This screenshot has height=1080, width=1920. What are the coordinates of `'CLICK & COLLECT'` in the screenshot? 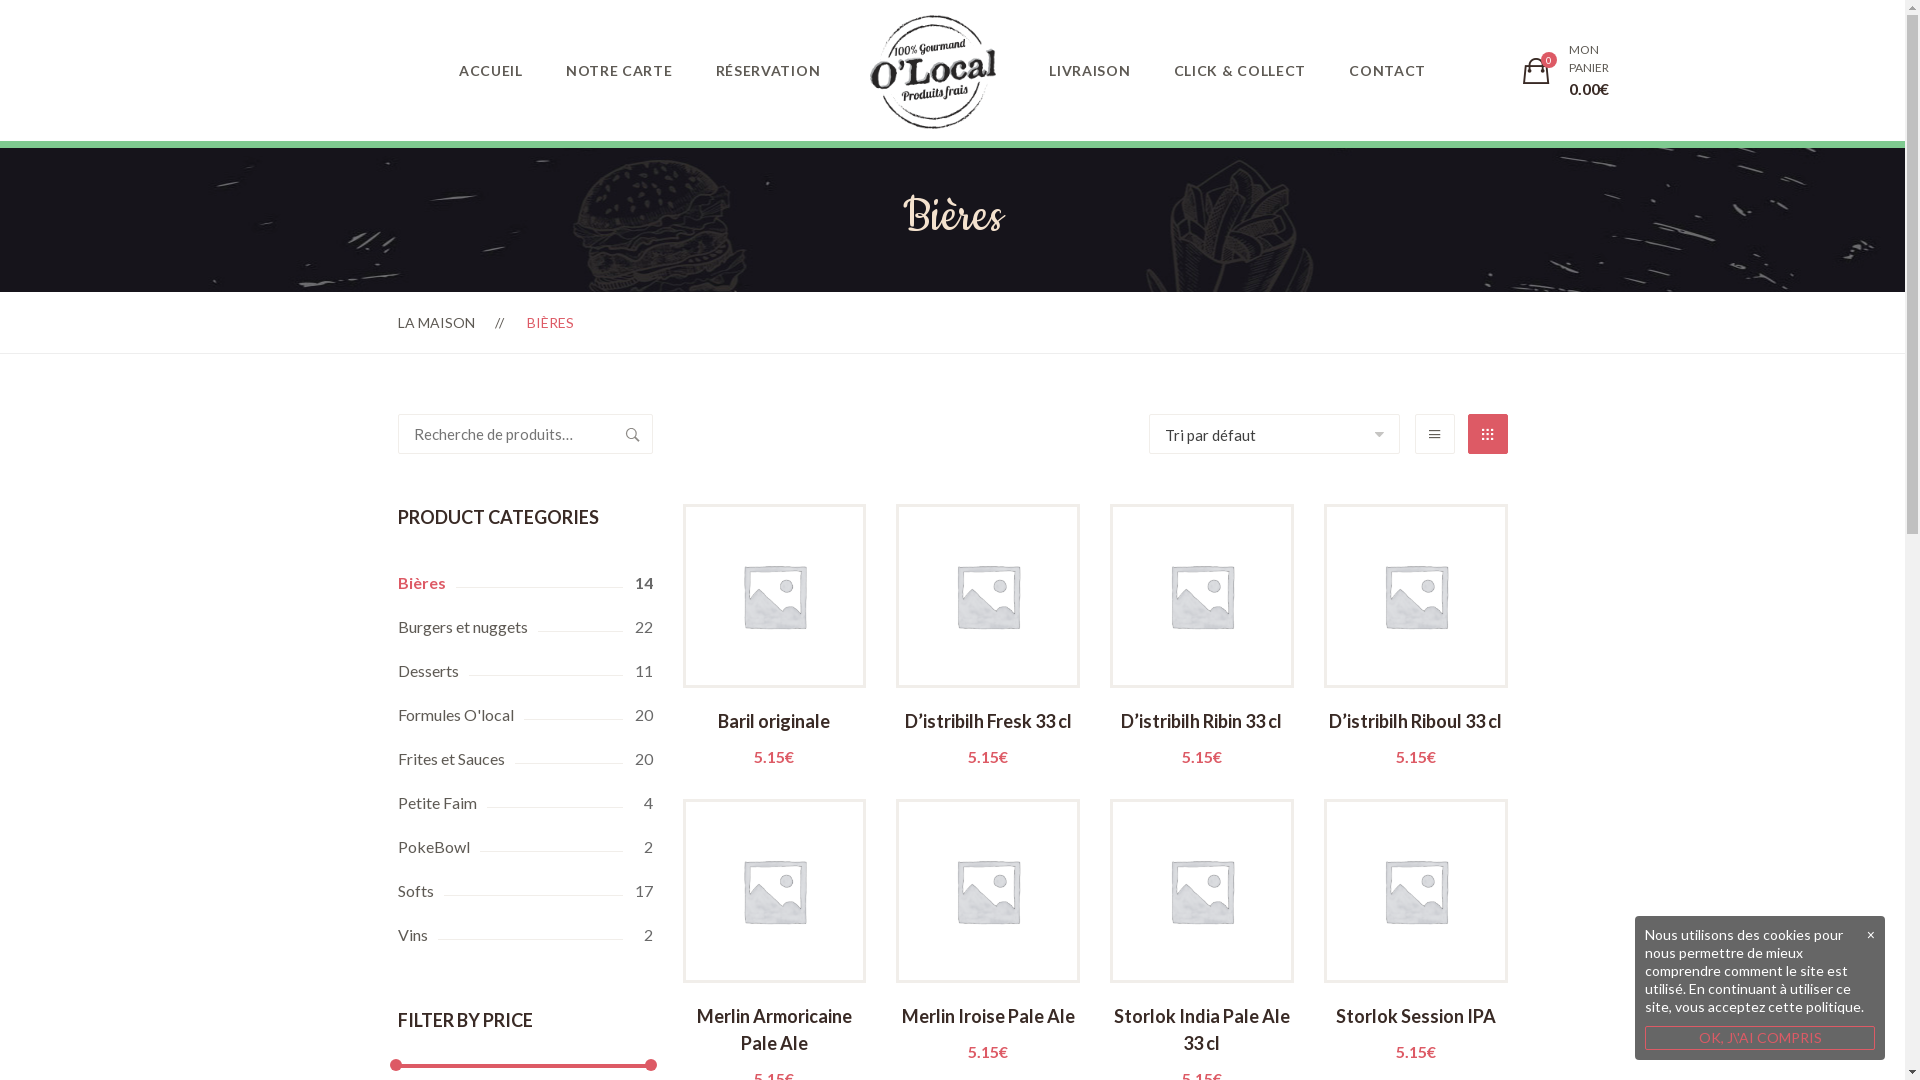 It's located at (1239, 69).